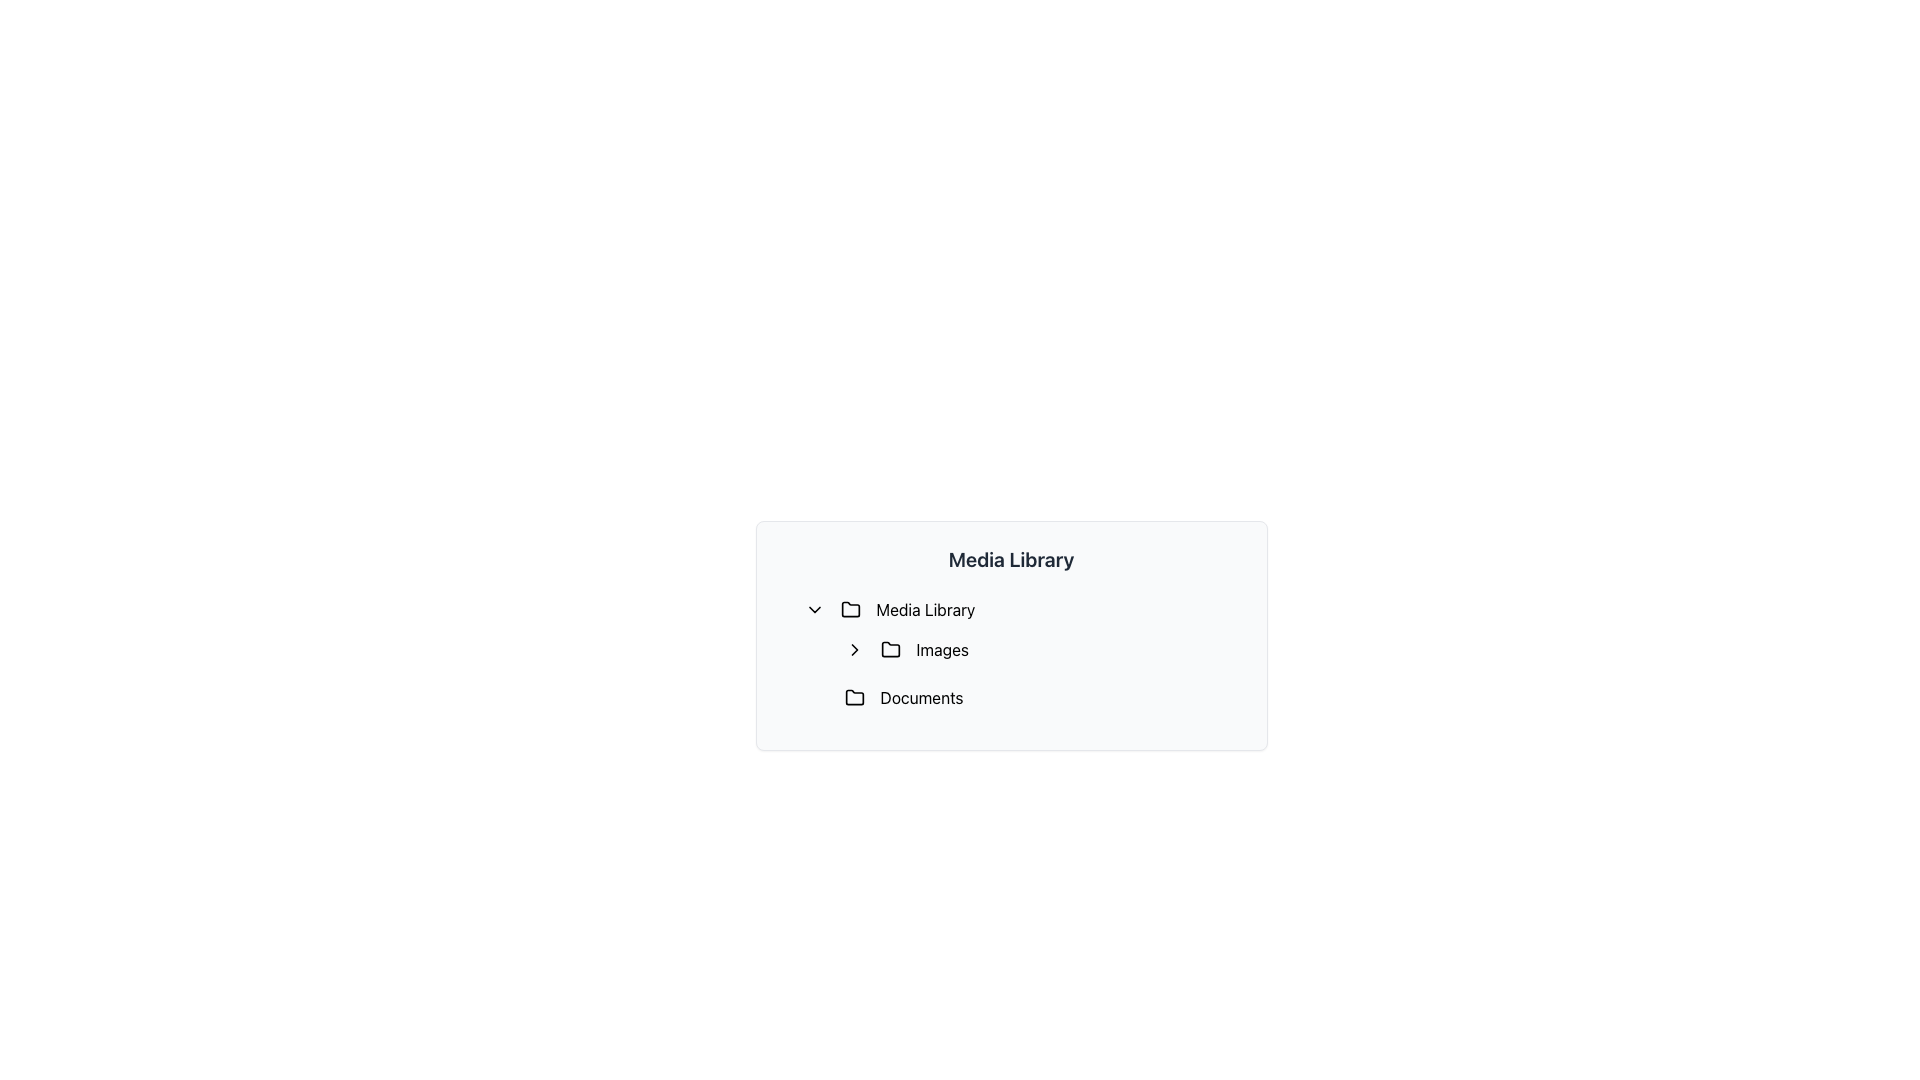  I want to click on the 'Images' text label, so click(941, 650).